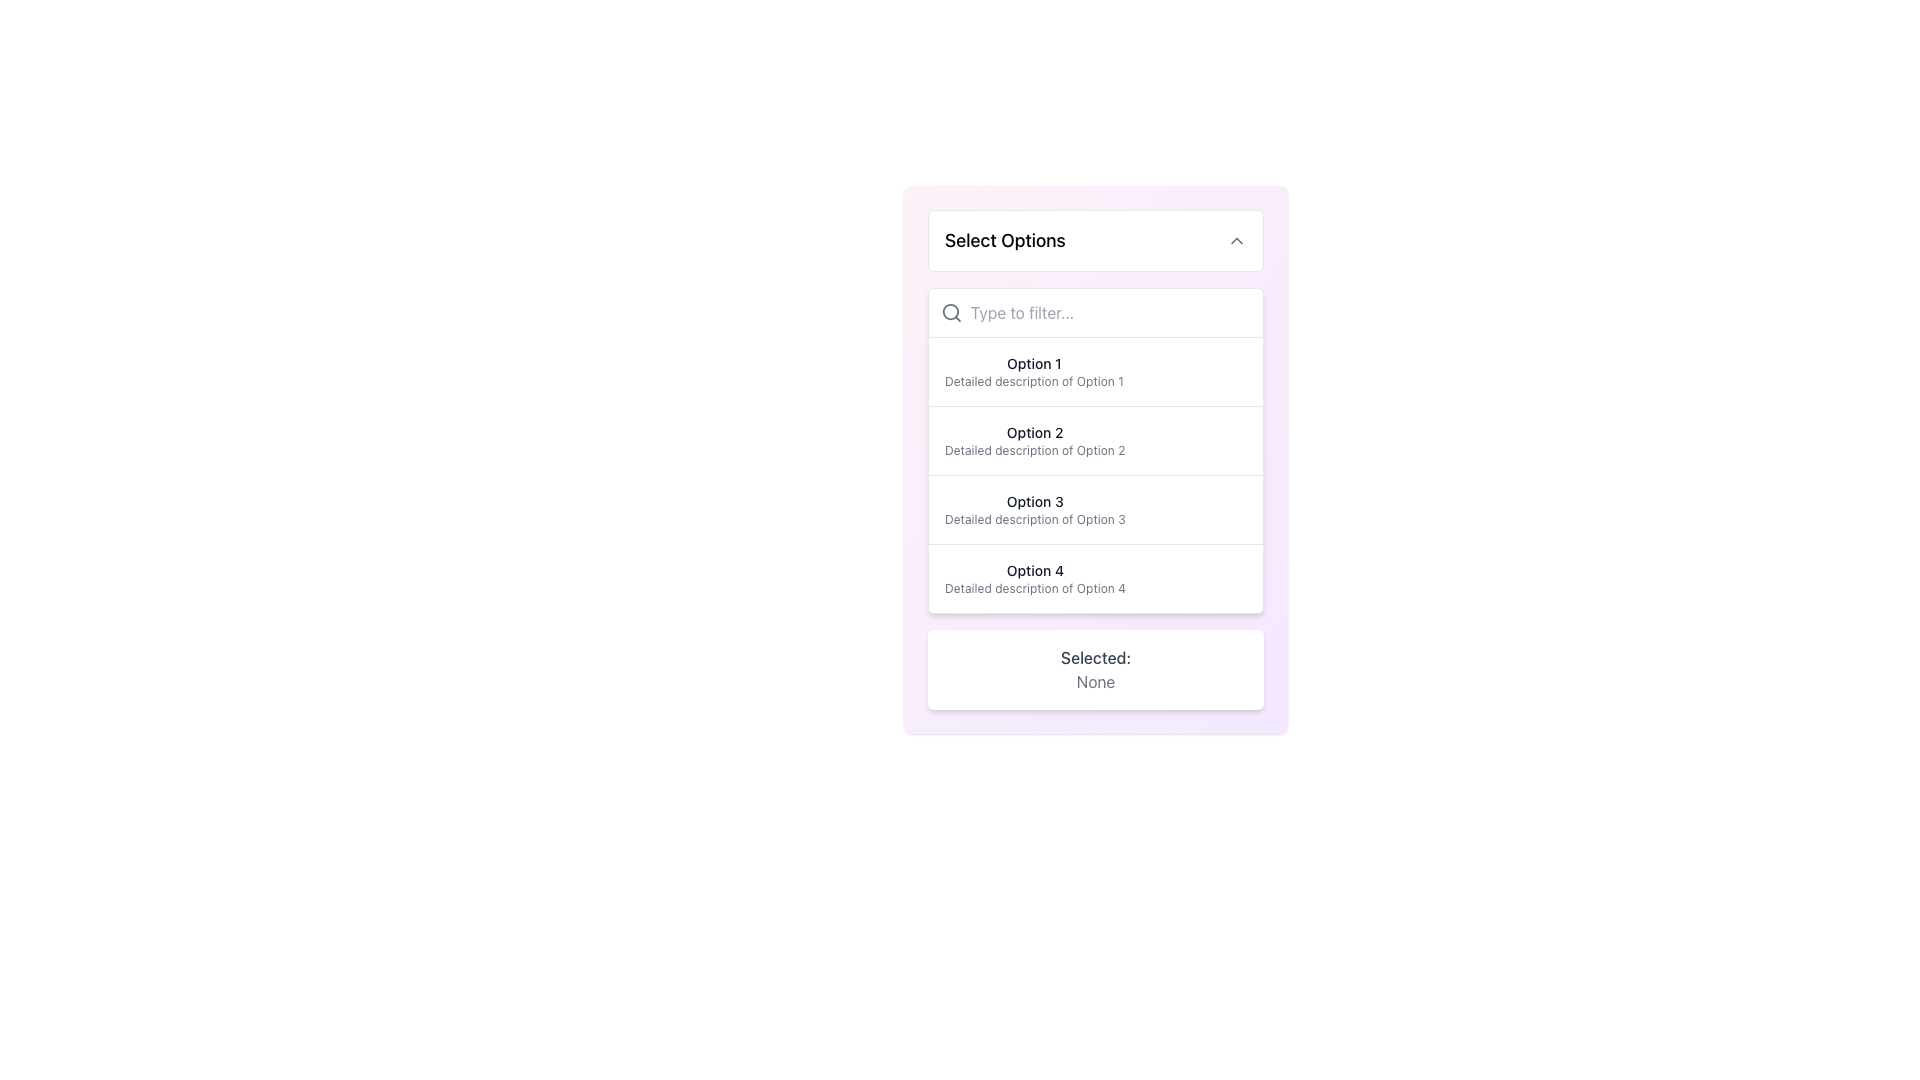  What do you see at coordinates (1034, 363) in the screenshot?
I see `the first text label of the dropdown list under the 'Select Options' search bar` at bounding box center [1034, 363].